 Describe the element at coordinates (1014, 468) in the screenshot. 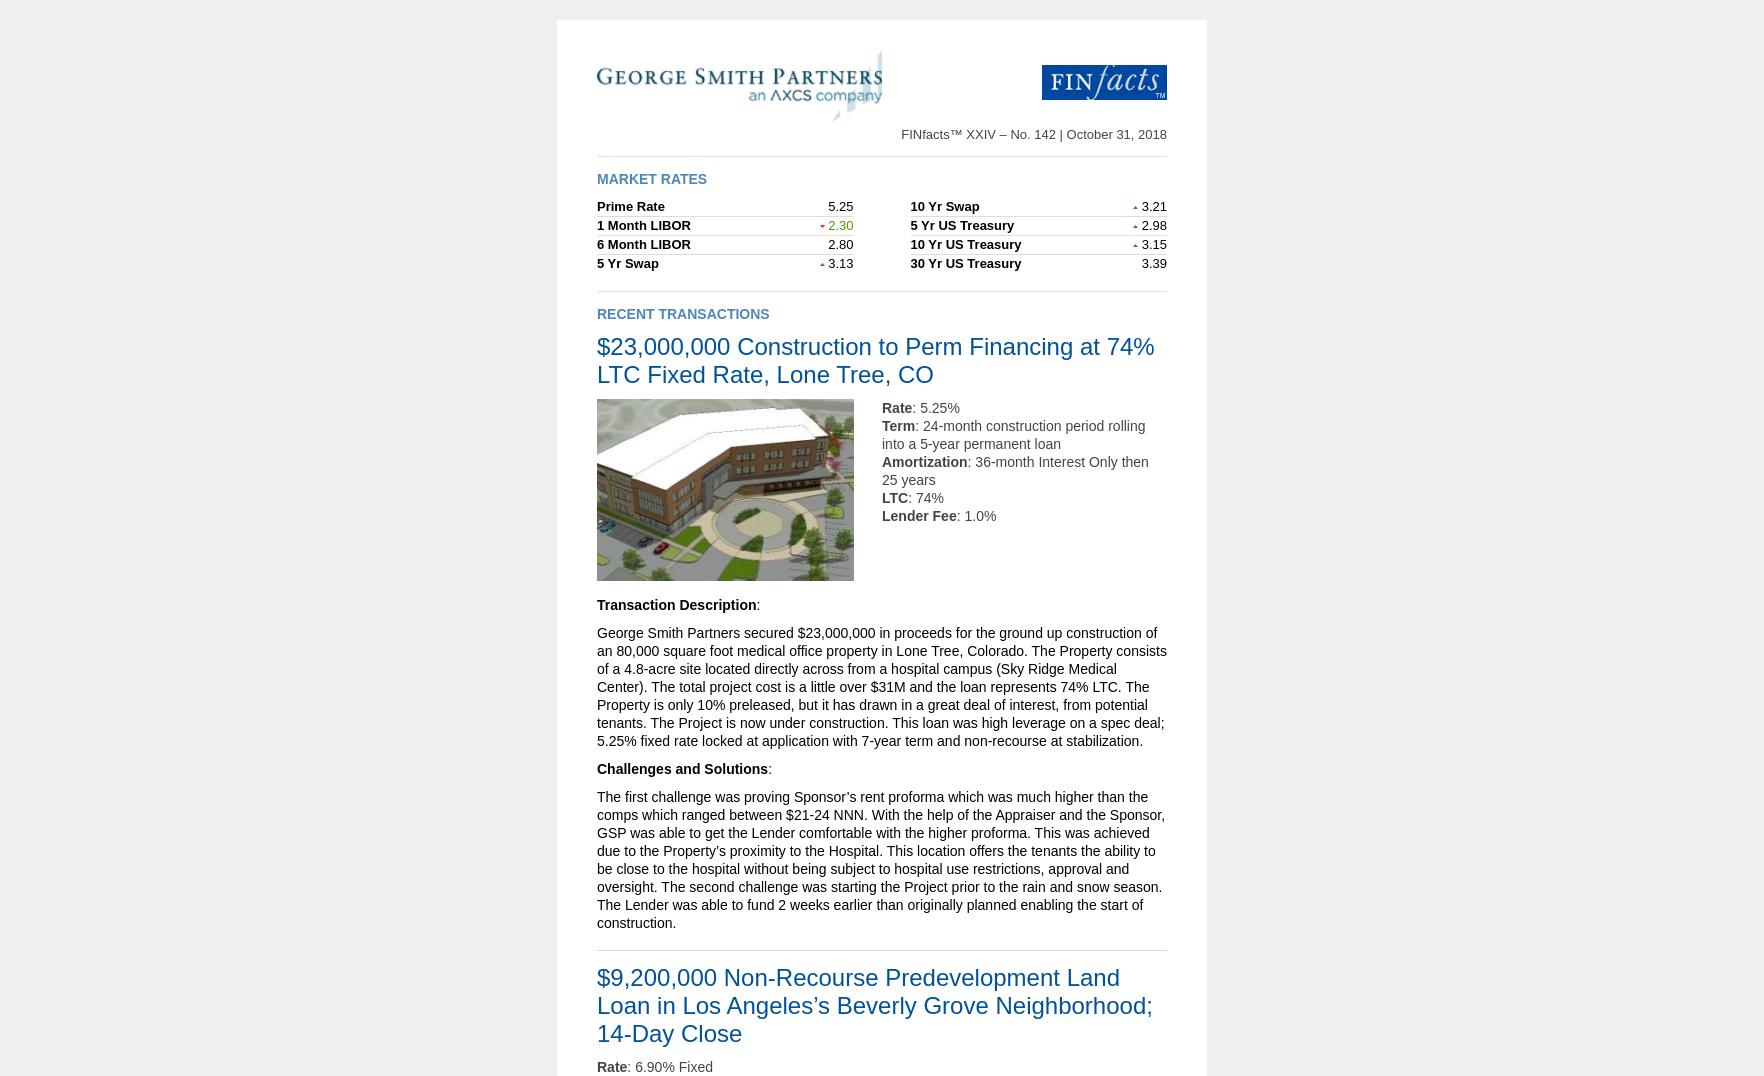

I see `': 36-month Interest Only then 25 years'` at that location.